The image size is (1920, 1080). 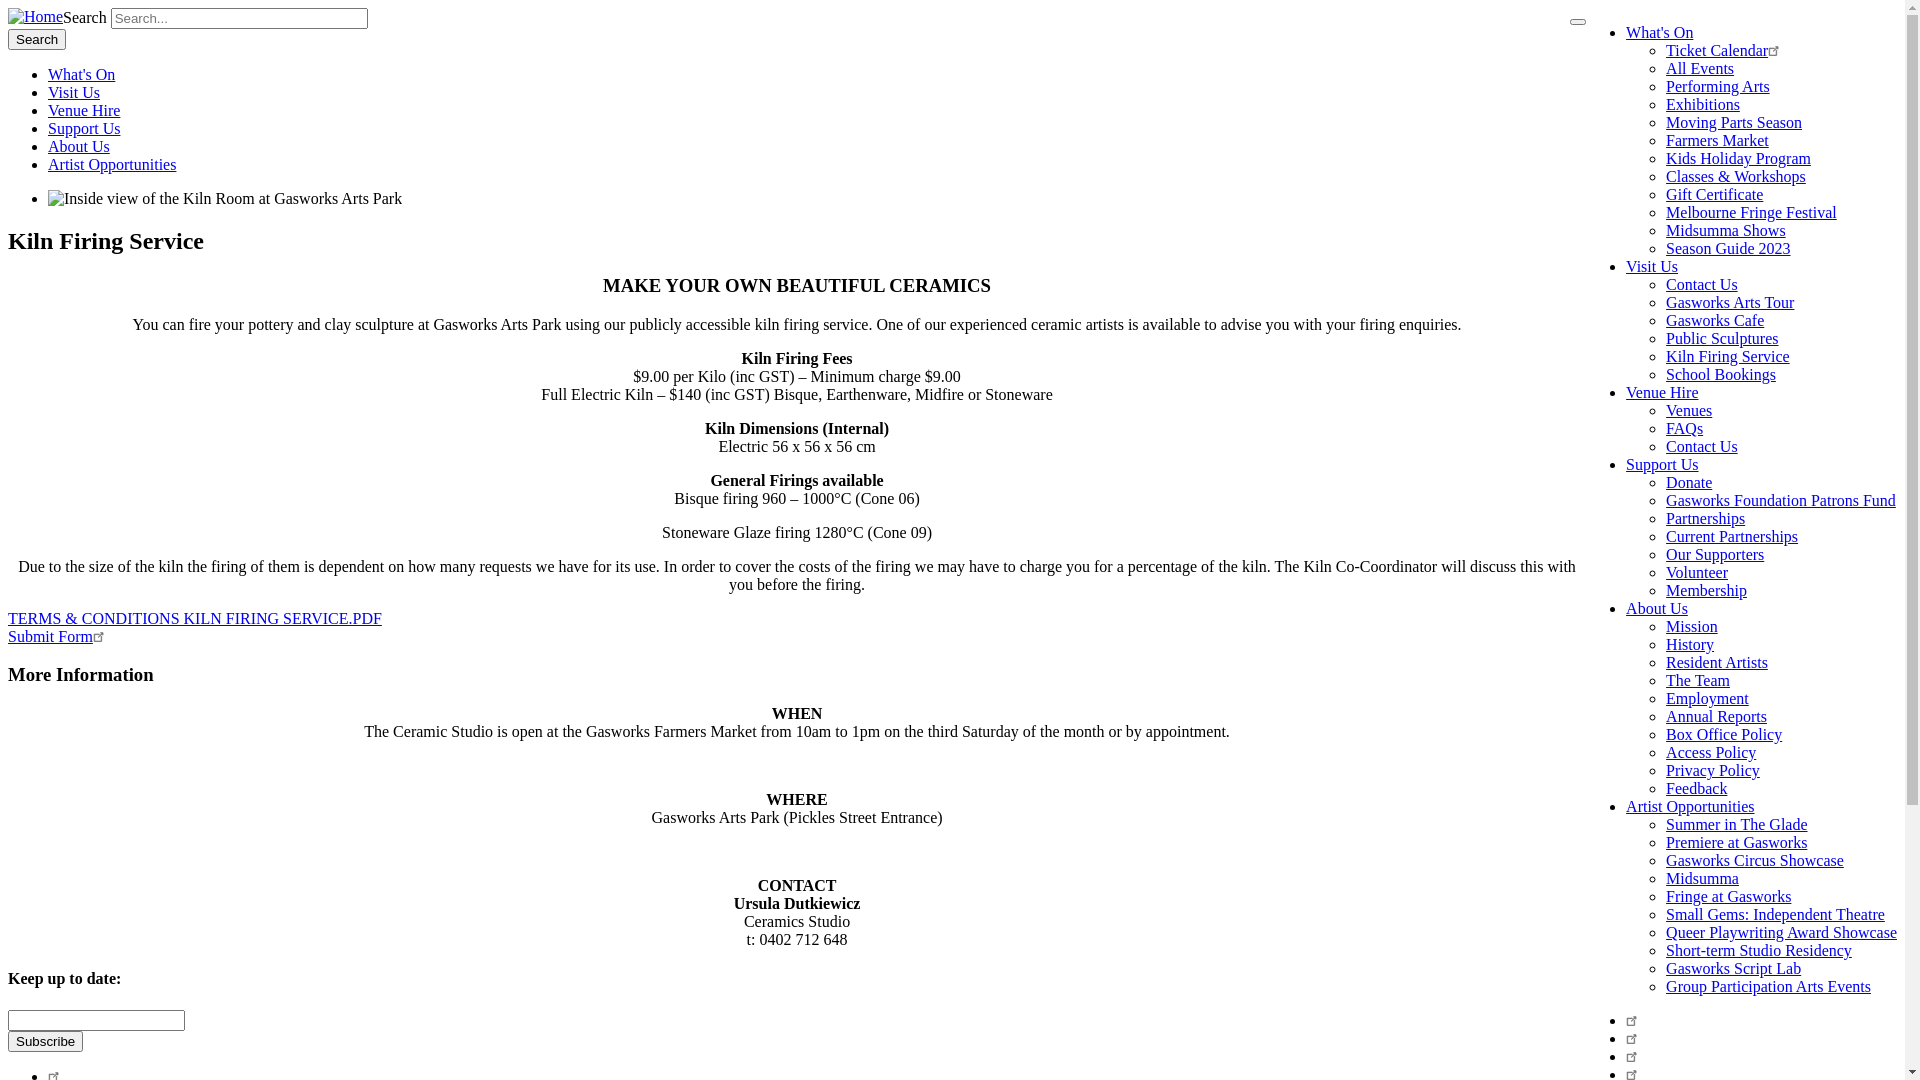 I want to click on 'Public Sculptures', so click(x=1721, y=337).